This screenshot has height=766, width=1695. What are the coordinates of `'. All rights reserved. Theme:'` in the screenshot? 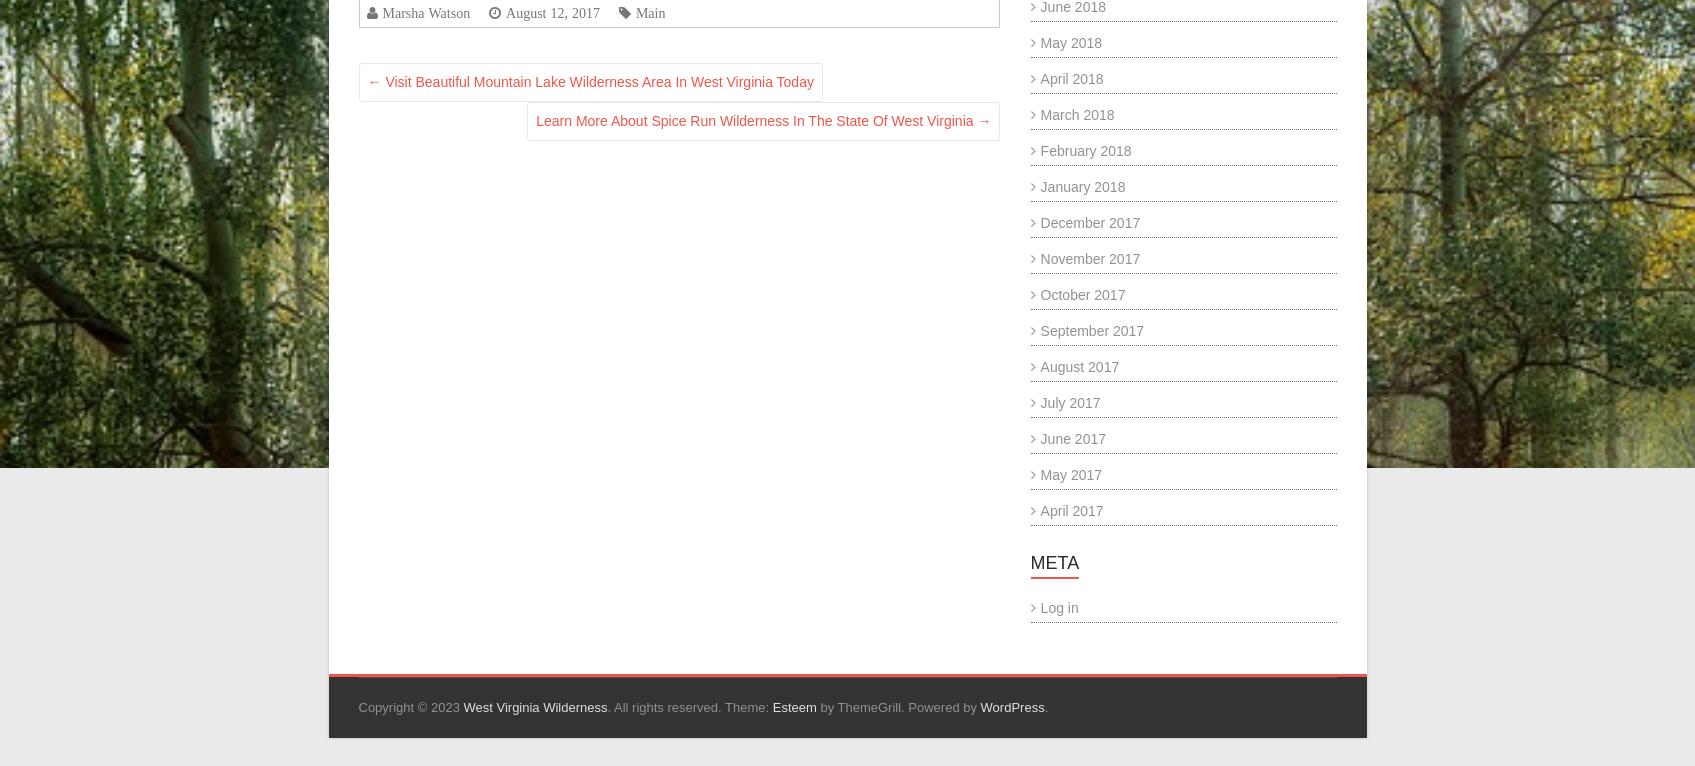 It's located at (689, 706).